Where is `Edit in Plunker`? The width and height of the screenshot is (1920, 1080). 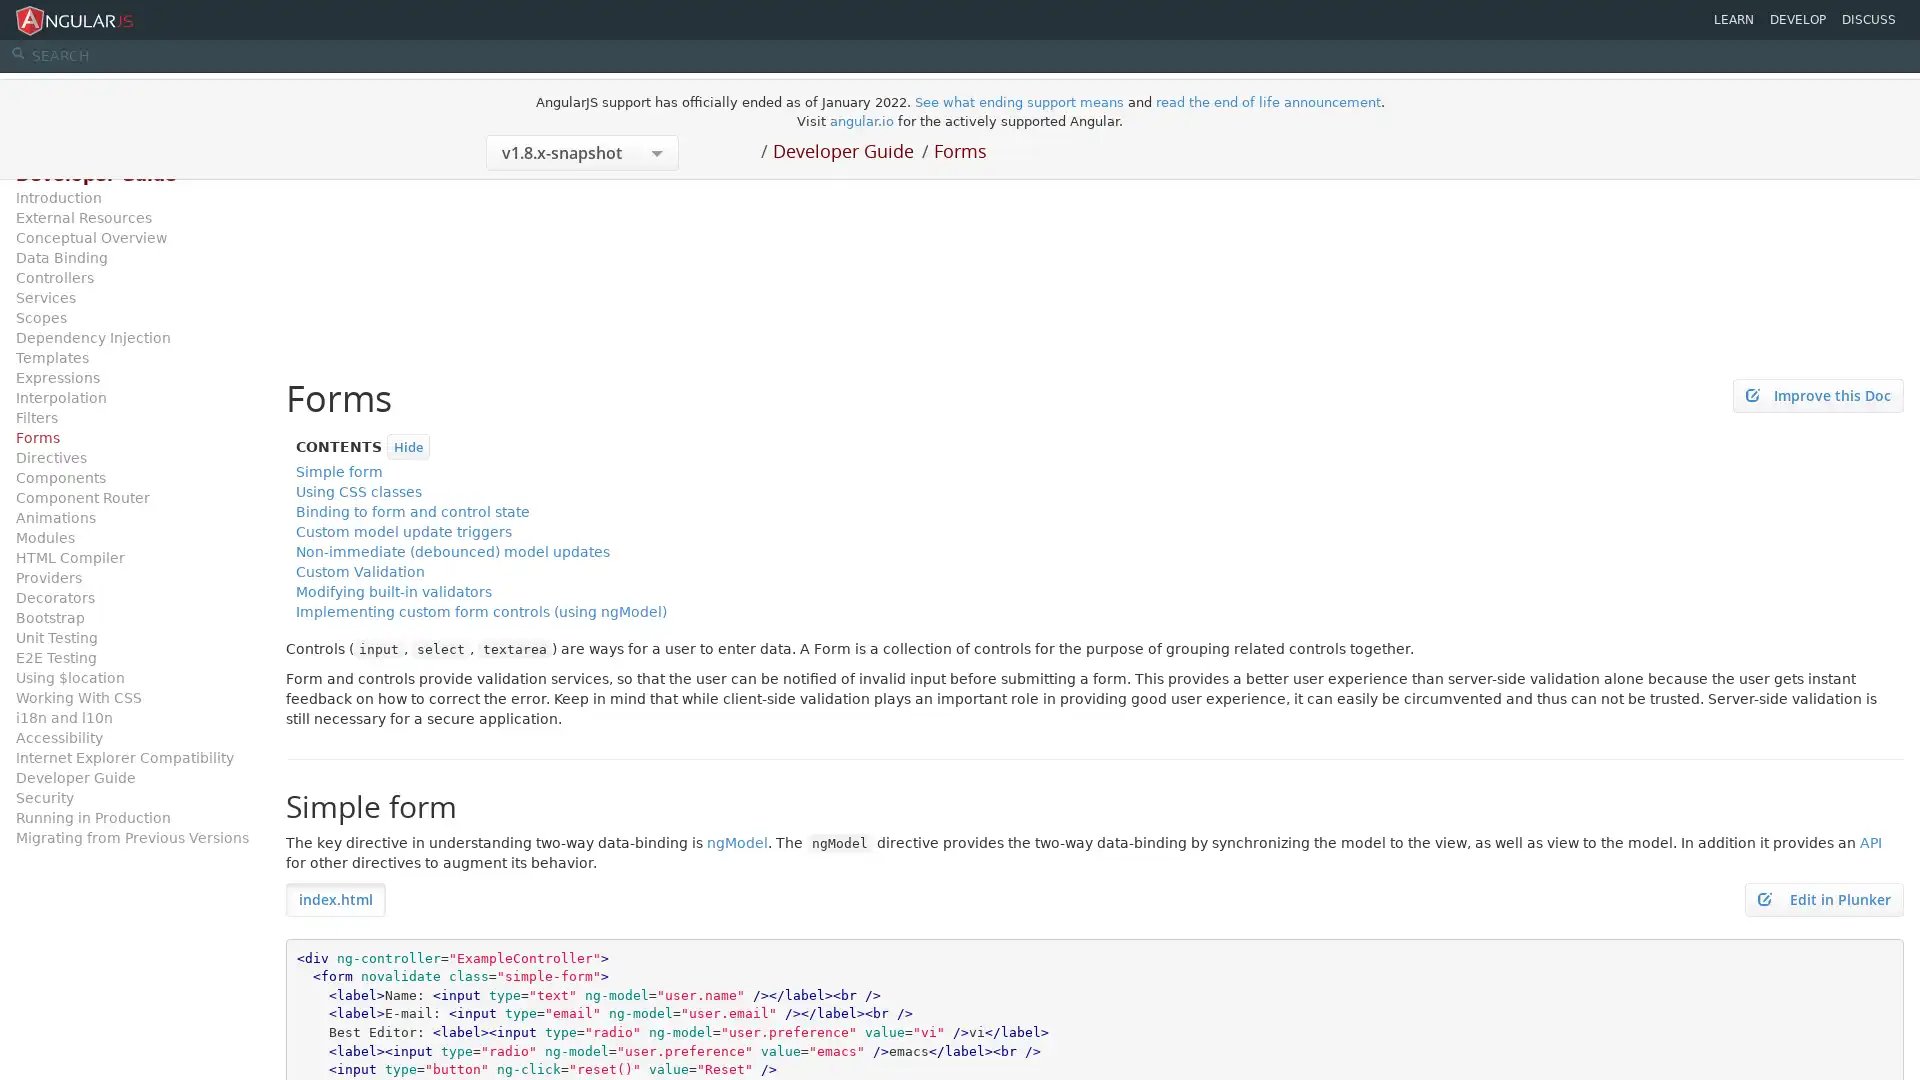
Edit in Plunker is located at coordinates (1824, 898).